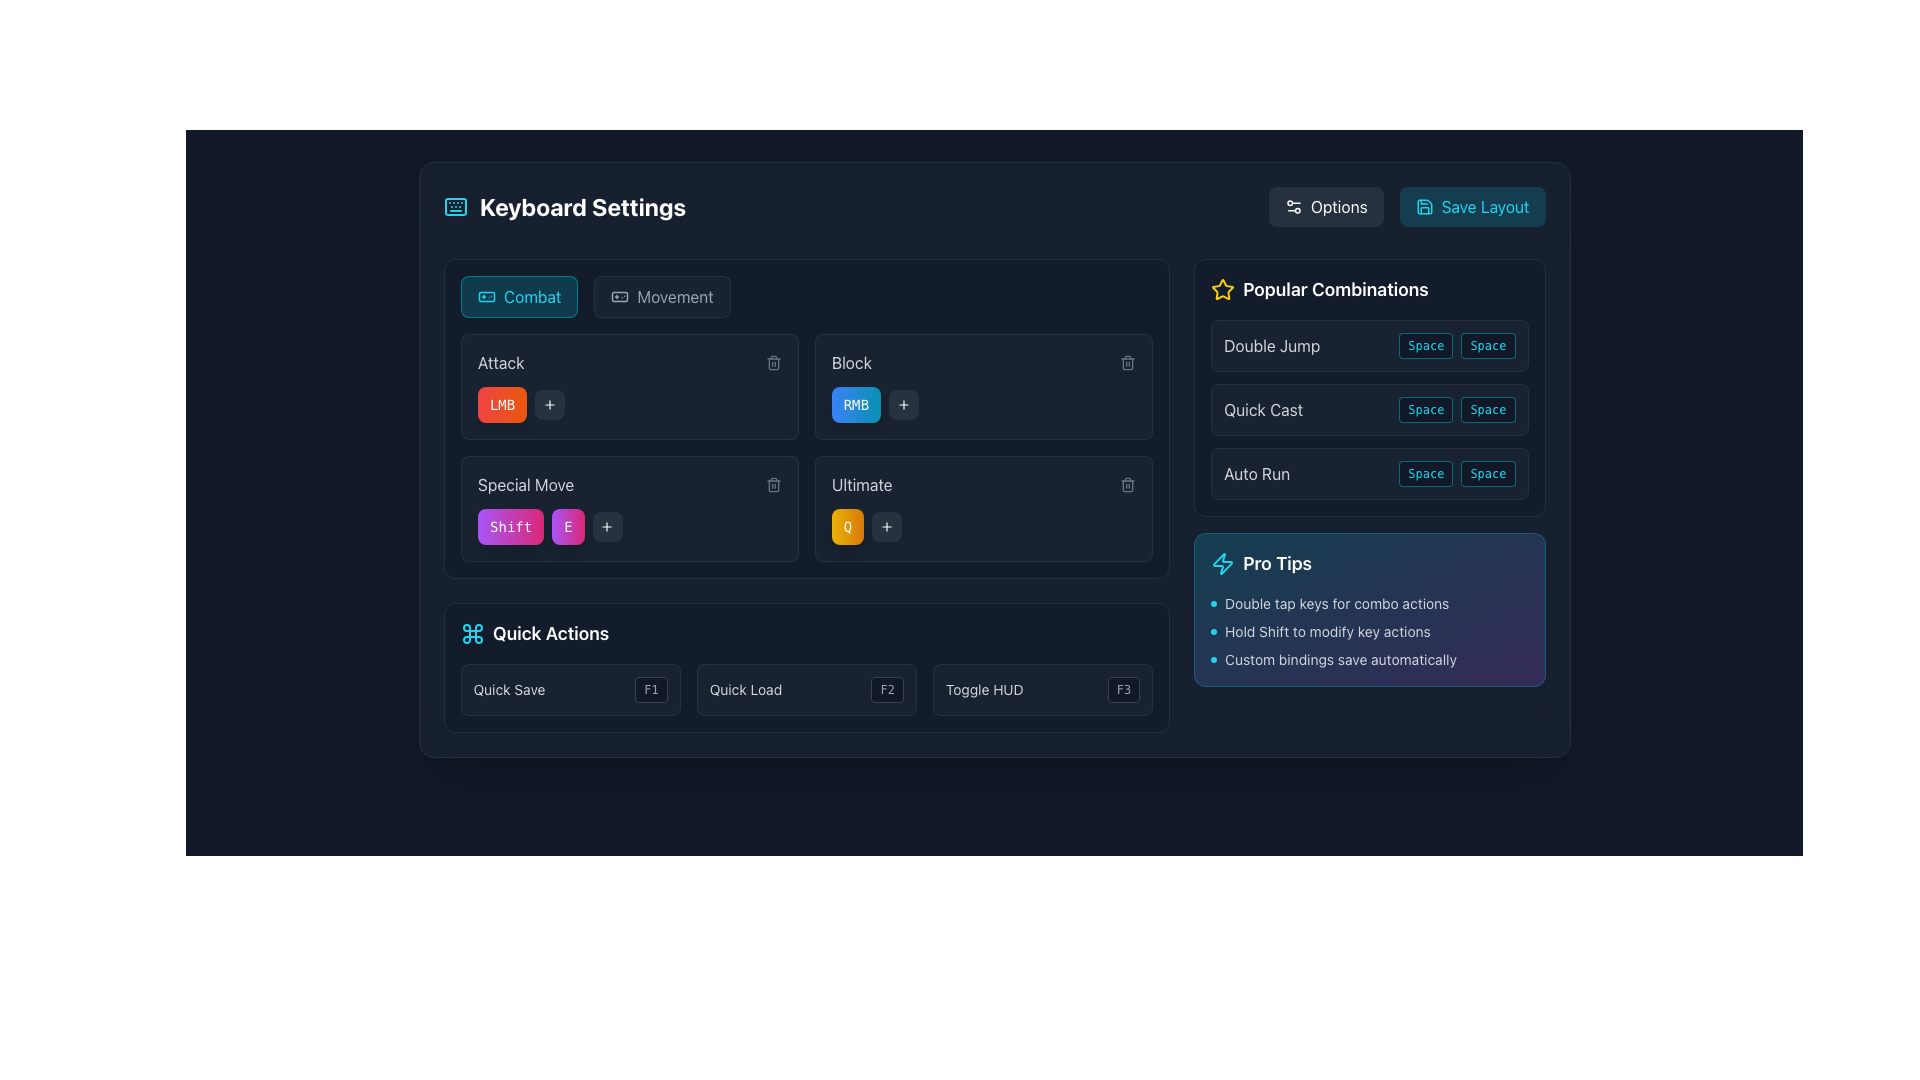  I want to click on the 'Combat' button with a blue-green gradient background, so click(519, 297).